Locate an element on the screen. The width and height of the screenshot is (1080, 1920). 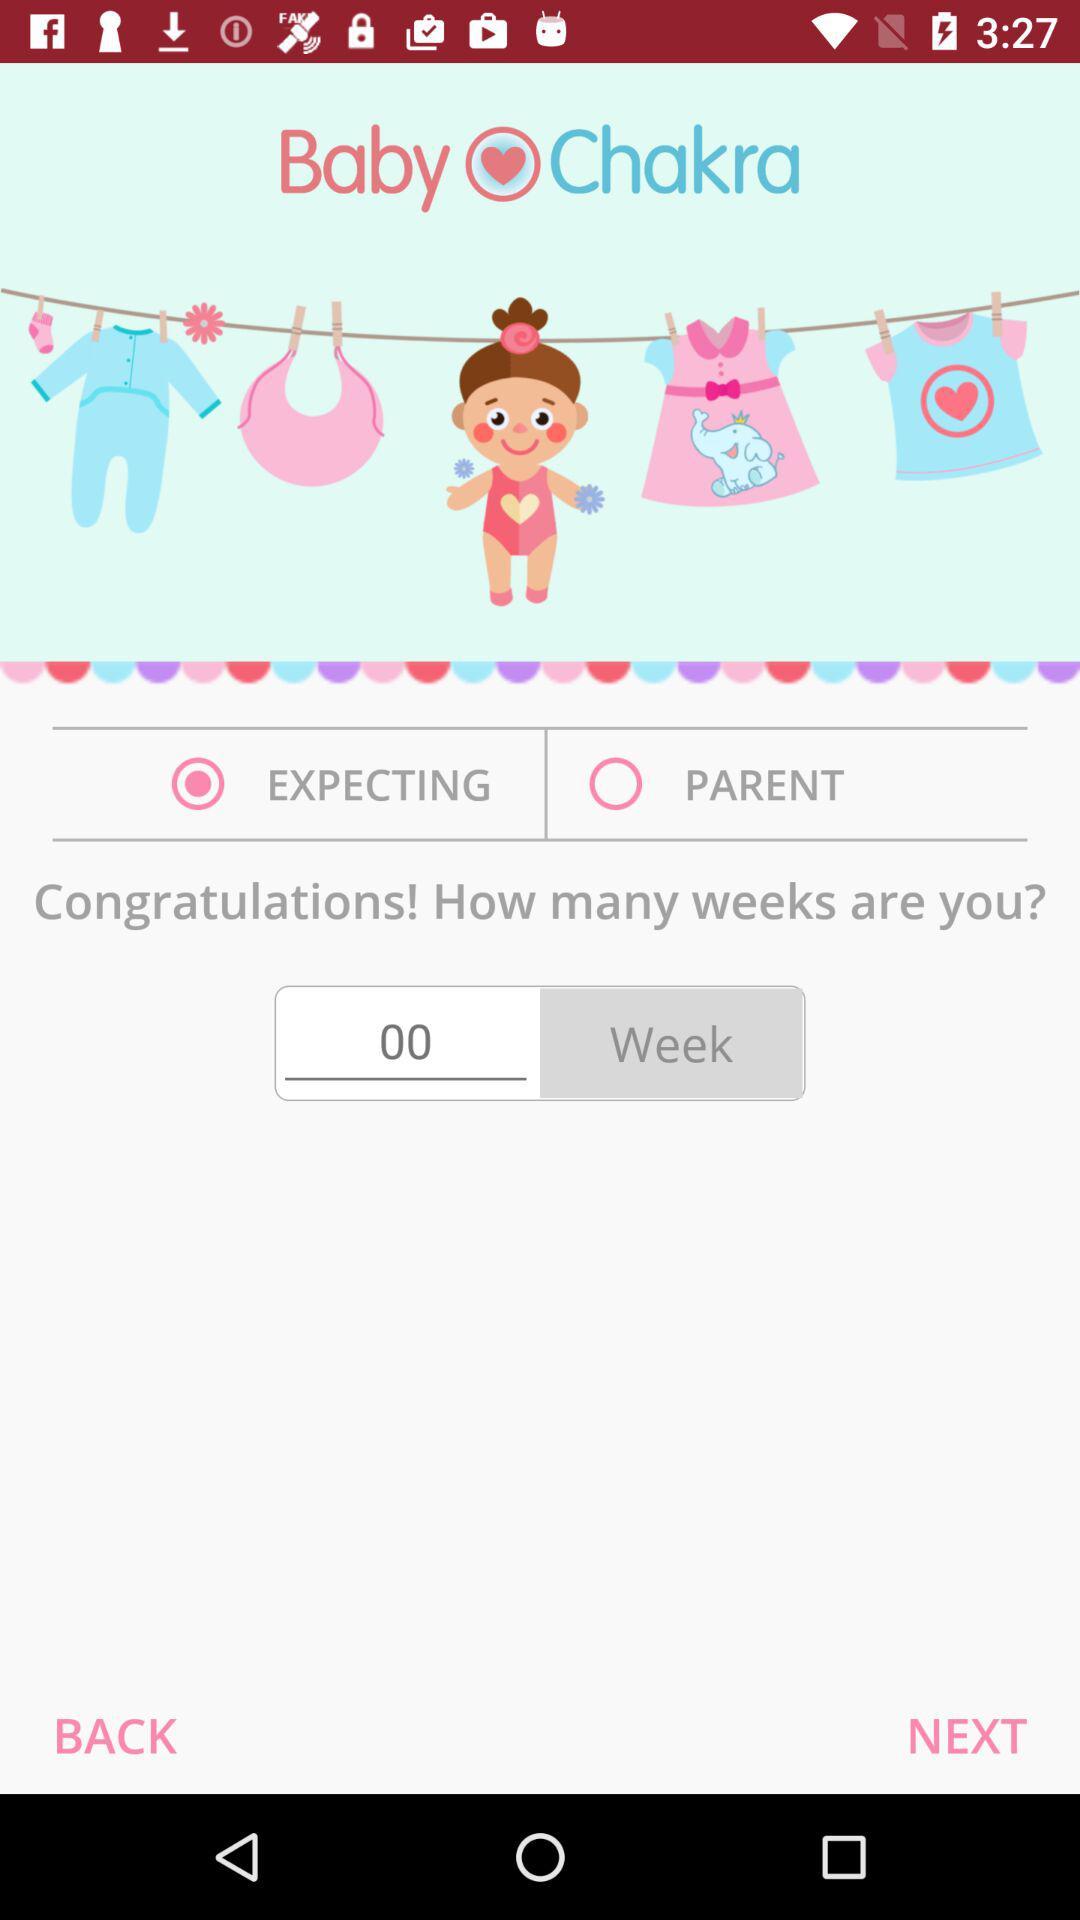
the item at the bottom left corner is located at coordinates (114, 1734).